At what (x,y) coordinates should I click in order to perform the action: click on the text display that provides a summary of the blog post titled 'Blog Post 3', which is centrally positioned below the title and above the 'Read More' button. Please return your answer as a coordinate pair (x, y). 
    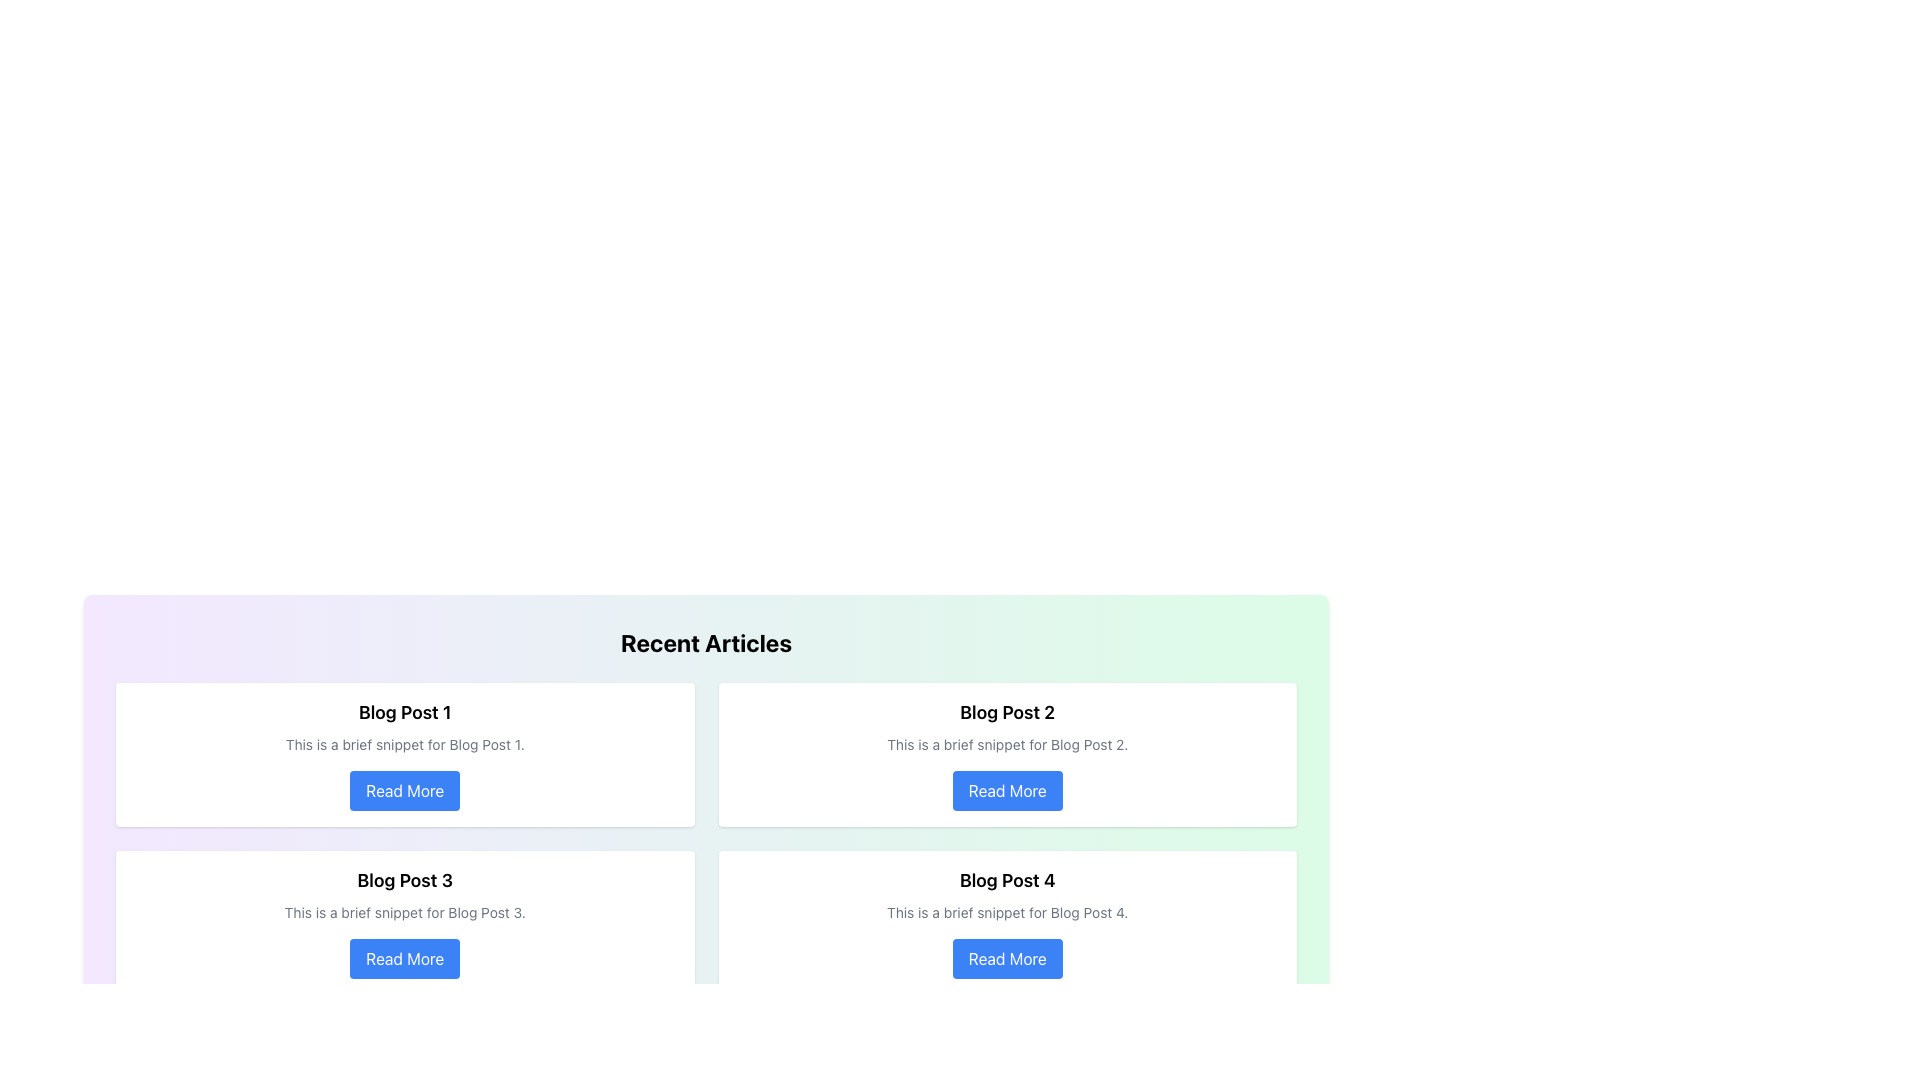
    Looking at the image, I should click on (404, 913).